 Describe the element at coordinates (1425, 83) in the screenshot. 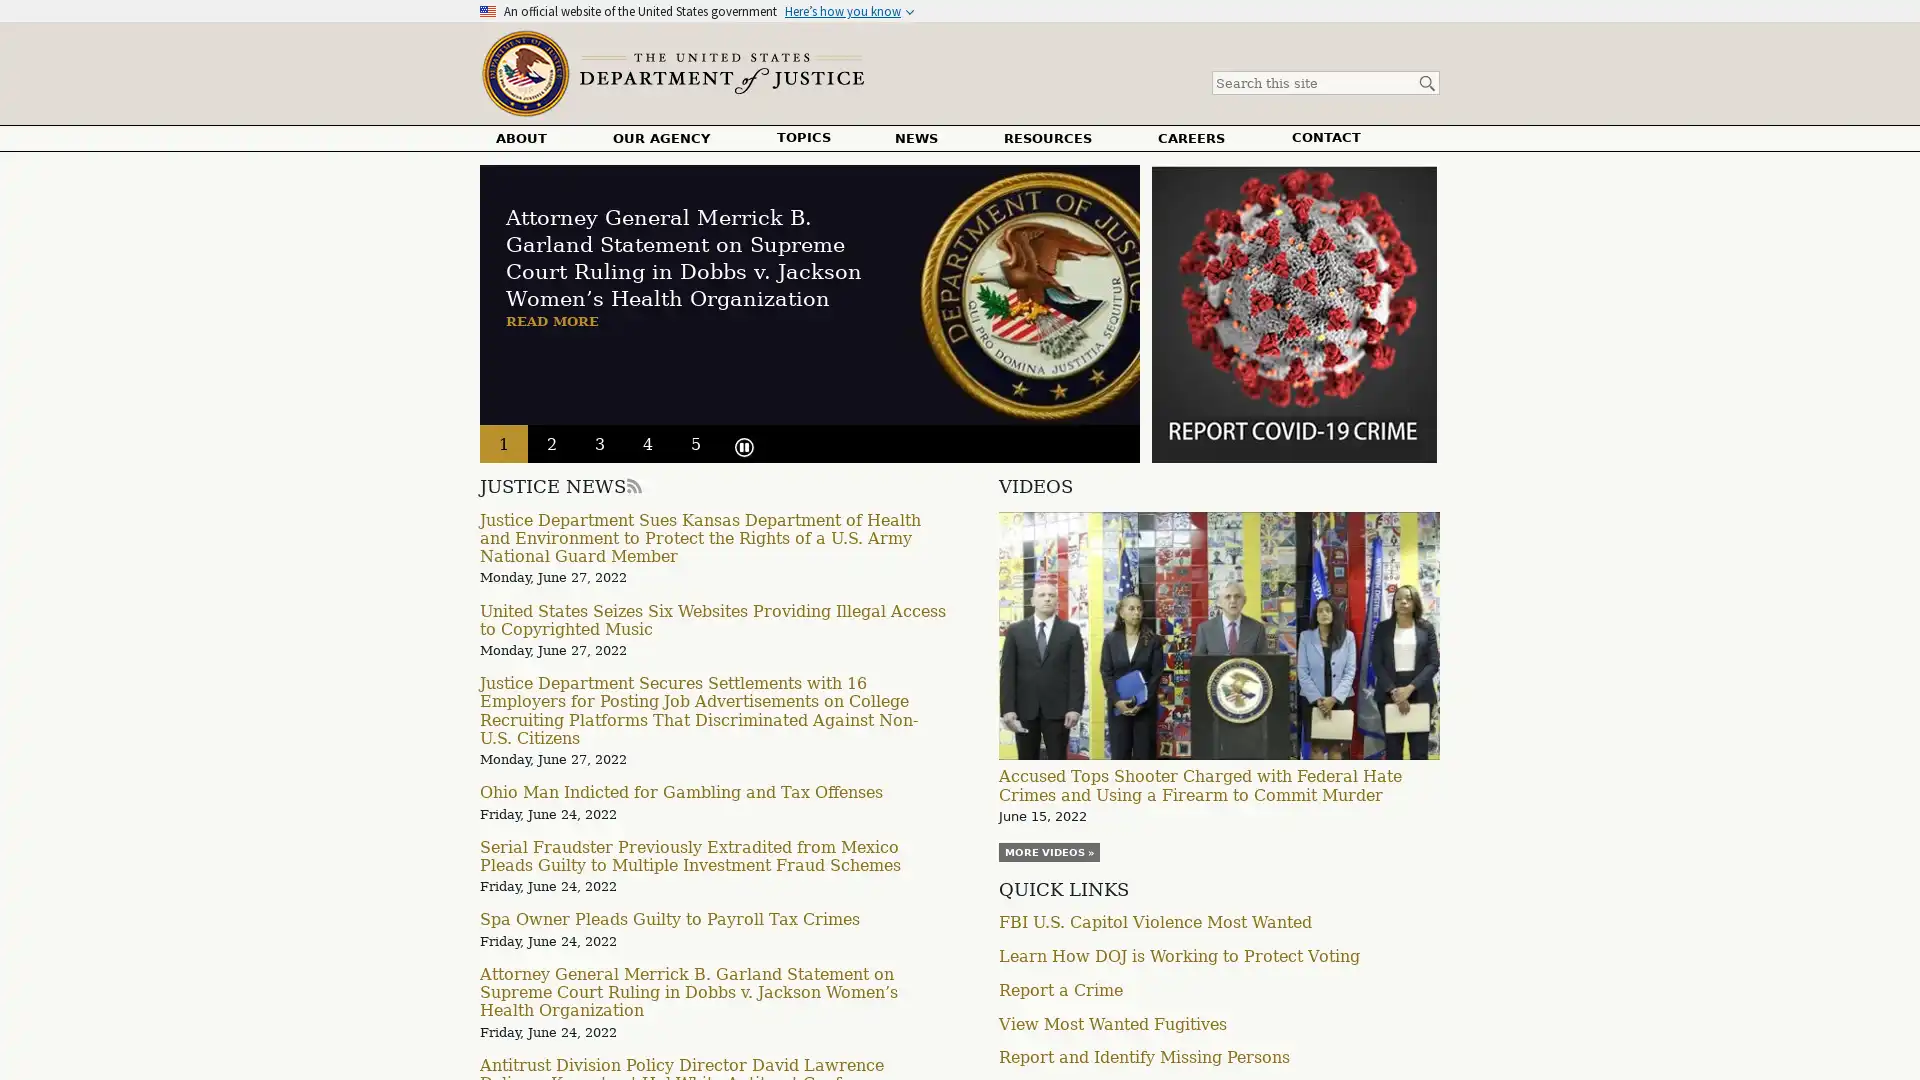

I see `Search` at that location.